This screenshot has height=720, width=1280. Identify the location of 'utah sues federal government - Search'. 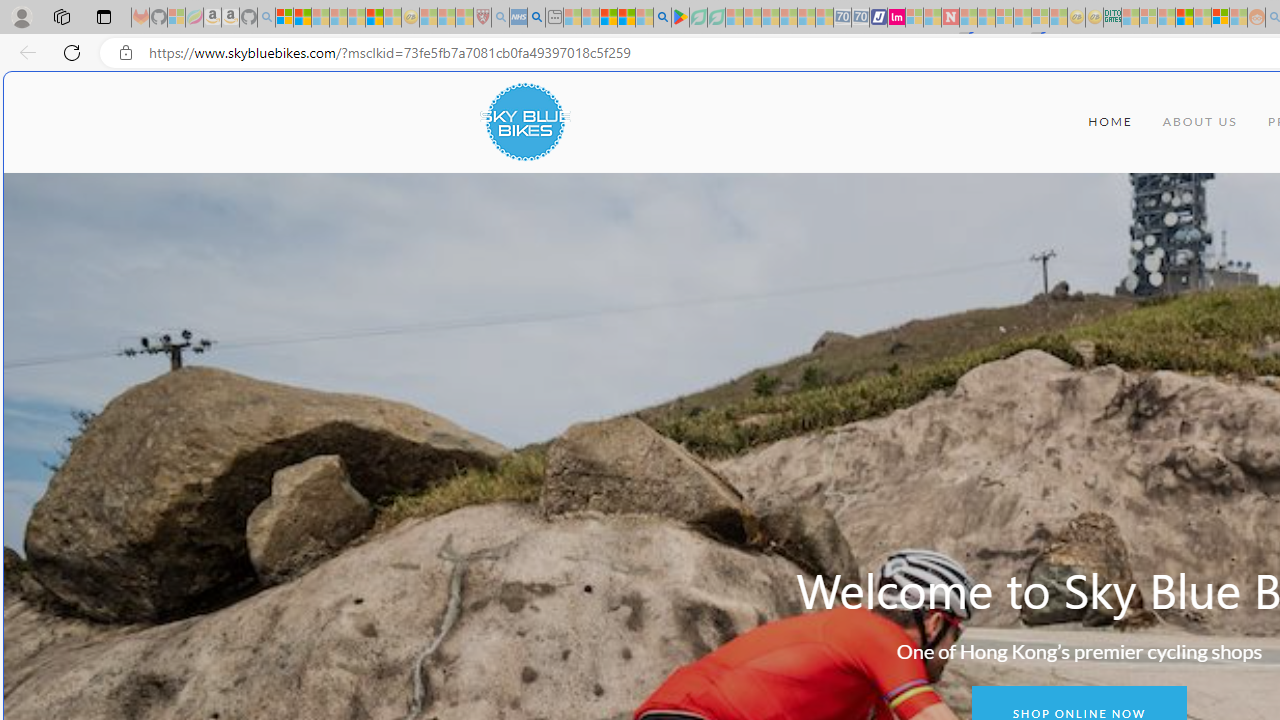
(536, 17).